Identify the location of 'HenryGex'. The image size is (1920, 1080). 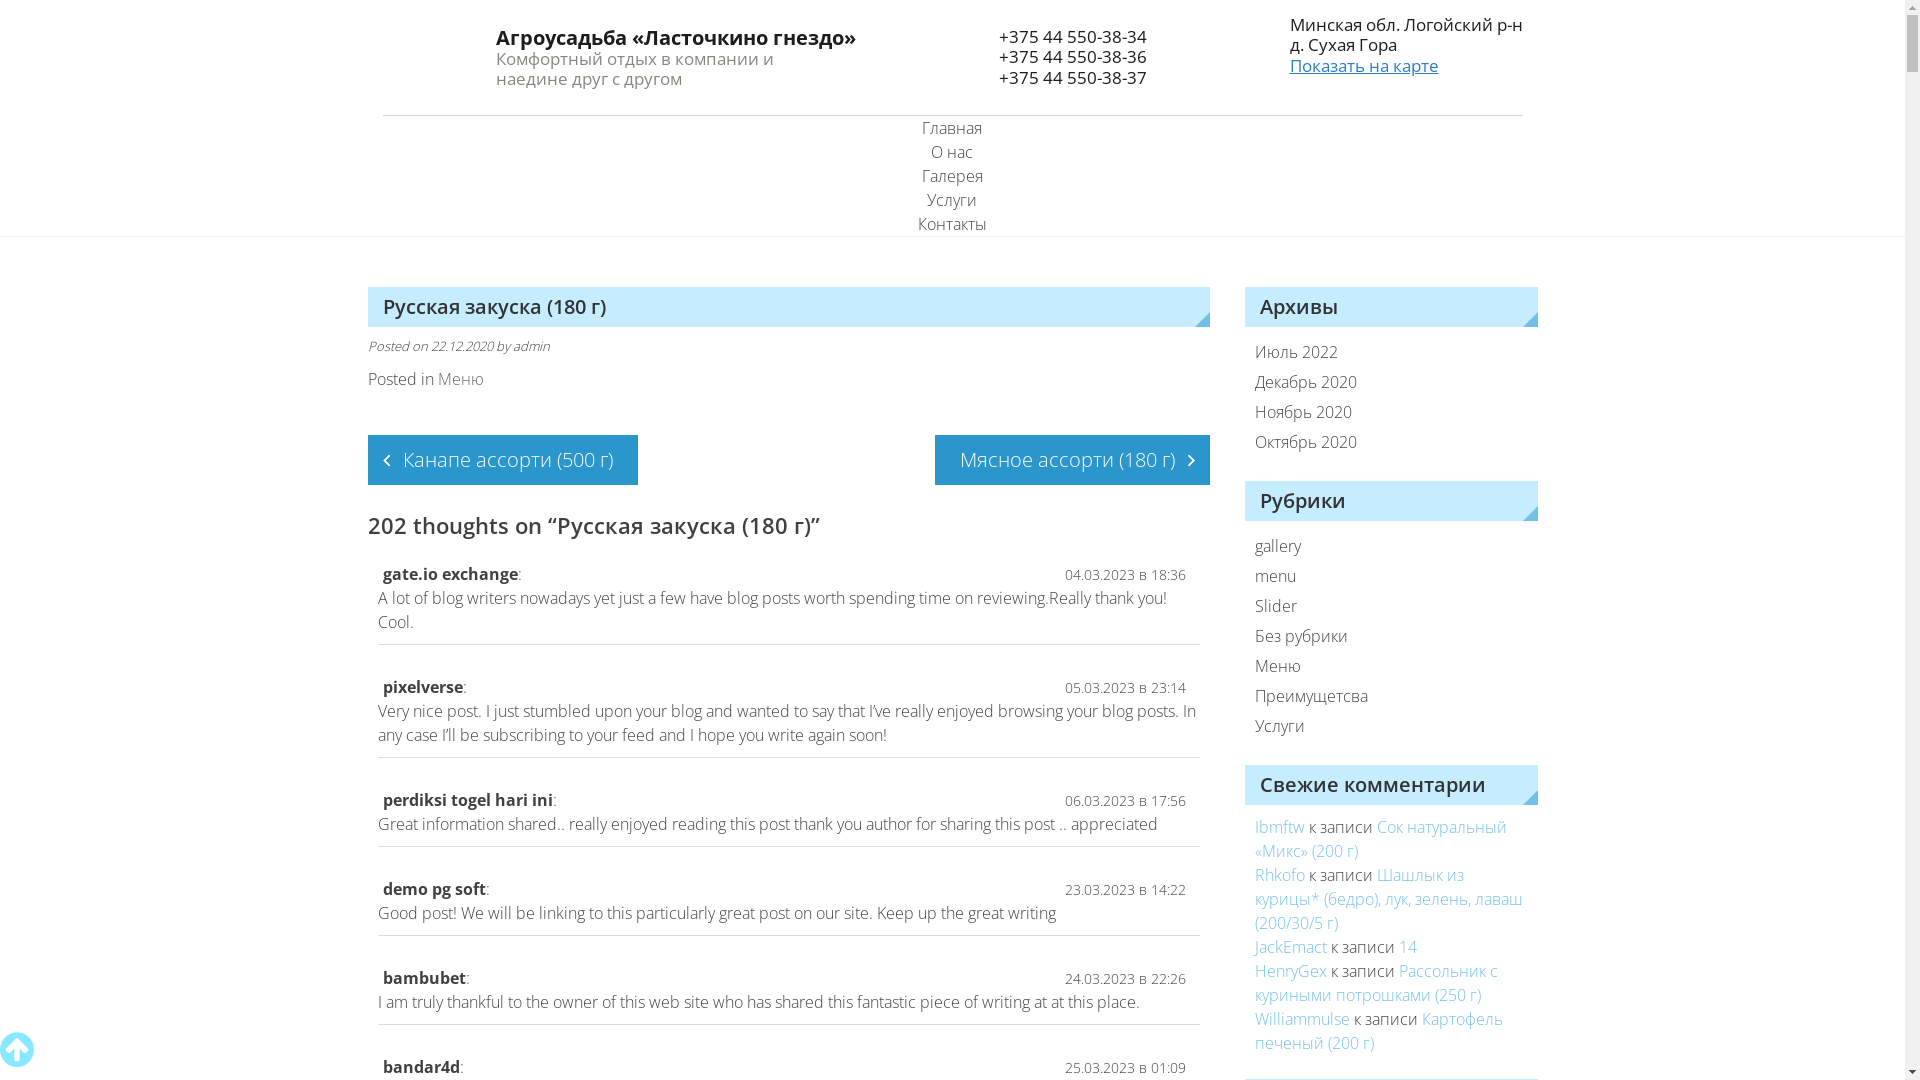
(1291, 970).